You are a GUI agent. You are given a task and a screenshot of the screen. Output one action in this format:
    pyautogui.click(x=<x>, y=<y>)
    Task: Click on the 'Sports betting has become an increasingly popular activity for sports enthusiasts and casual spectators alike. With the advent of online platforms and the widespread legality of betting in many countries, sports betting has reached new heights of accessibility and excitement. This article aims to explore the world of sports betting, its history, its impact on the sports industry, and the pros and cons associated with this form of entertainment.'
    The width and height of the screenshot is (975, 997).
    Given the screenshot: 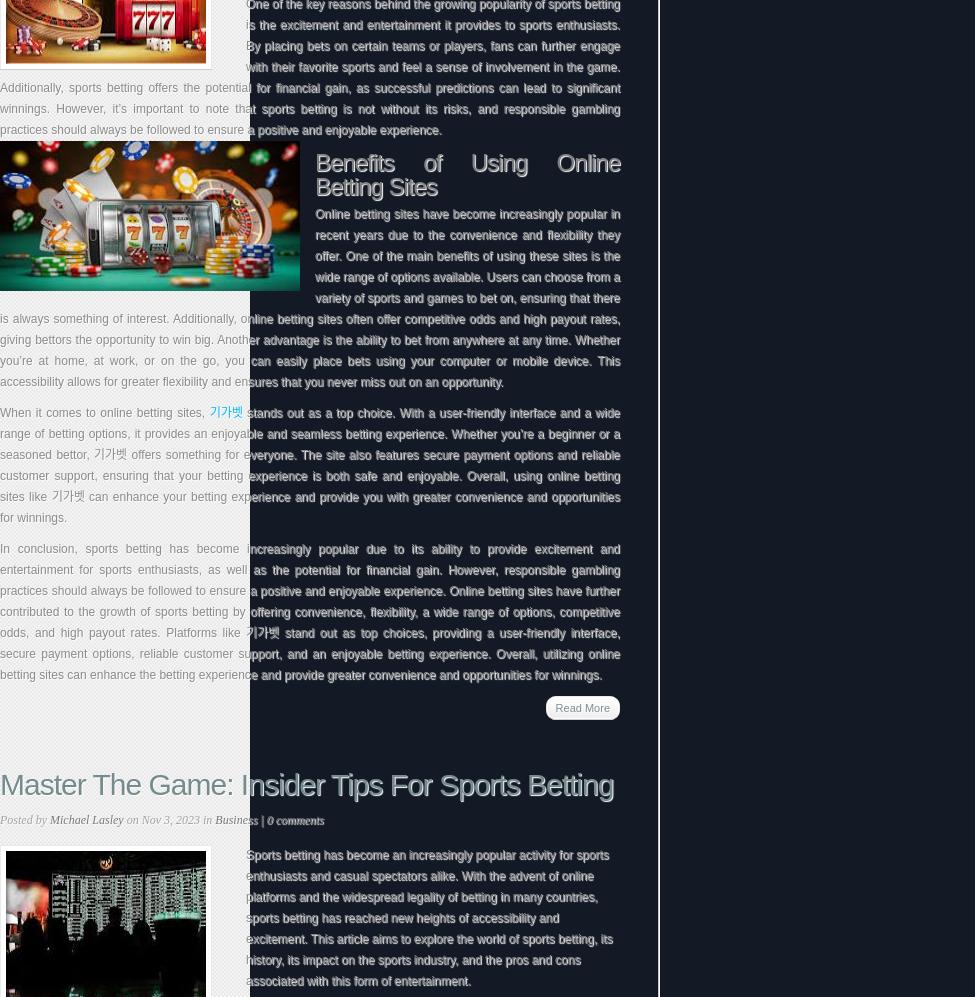 What is the action you would take?
    pyautogui.click(x=429, y=918)
    